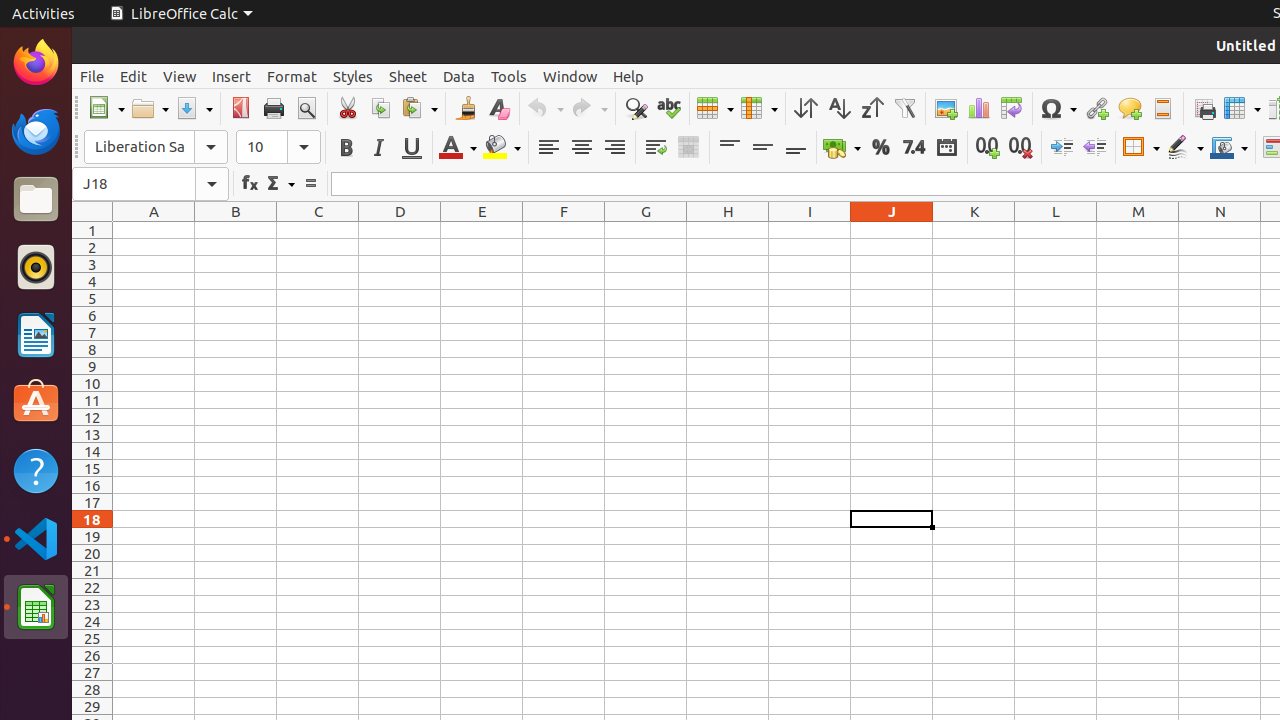 Image resolution: width=1280 pixels, height=720 pixels. I want to click on 'Increase', so click(1060, 146).